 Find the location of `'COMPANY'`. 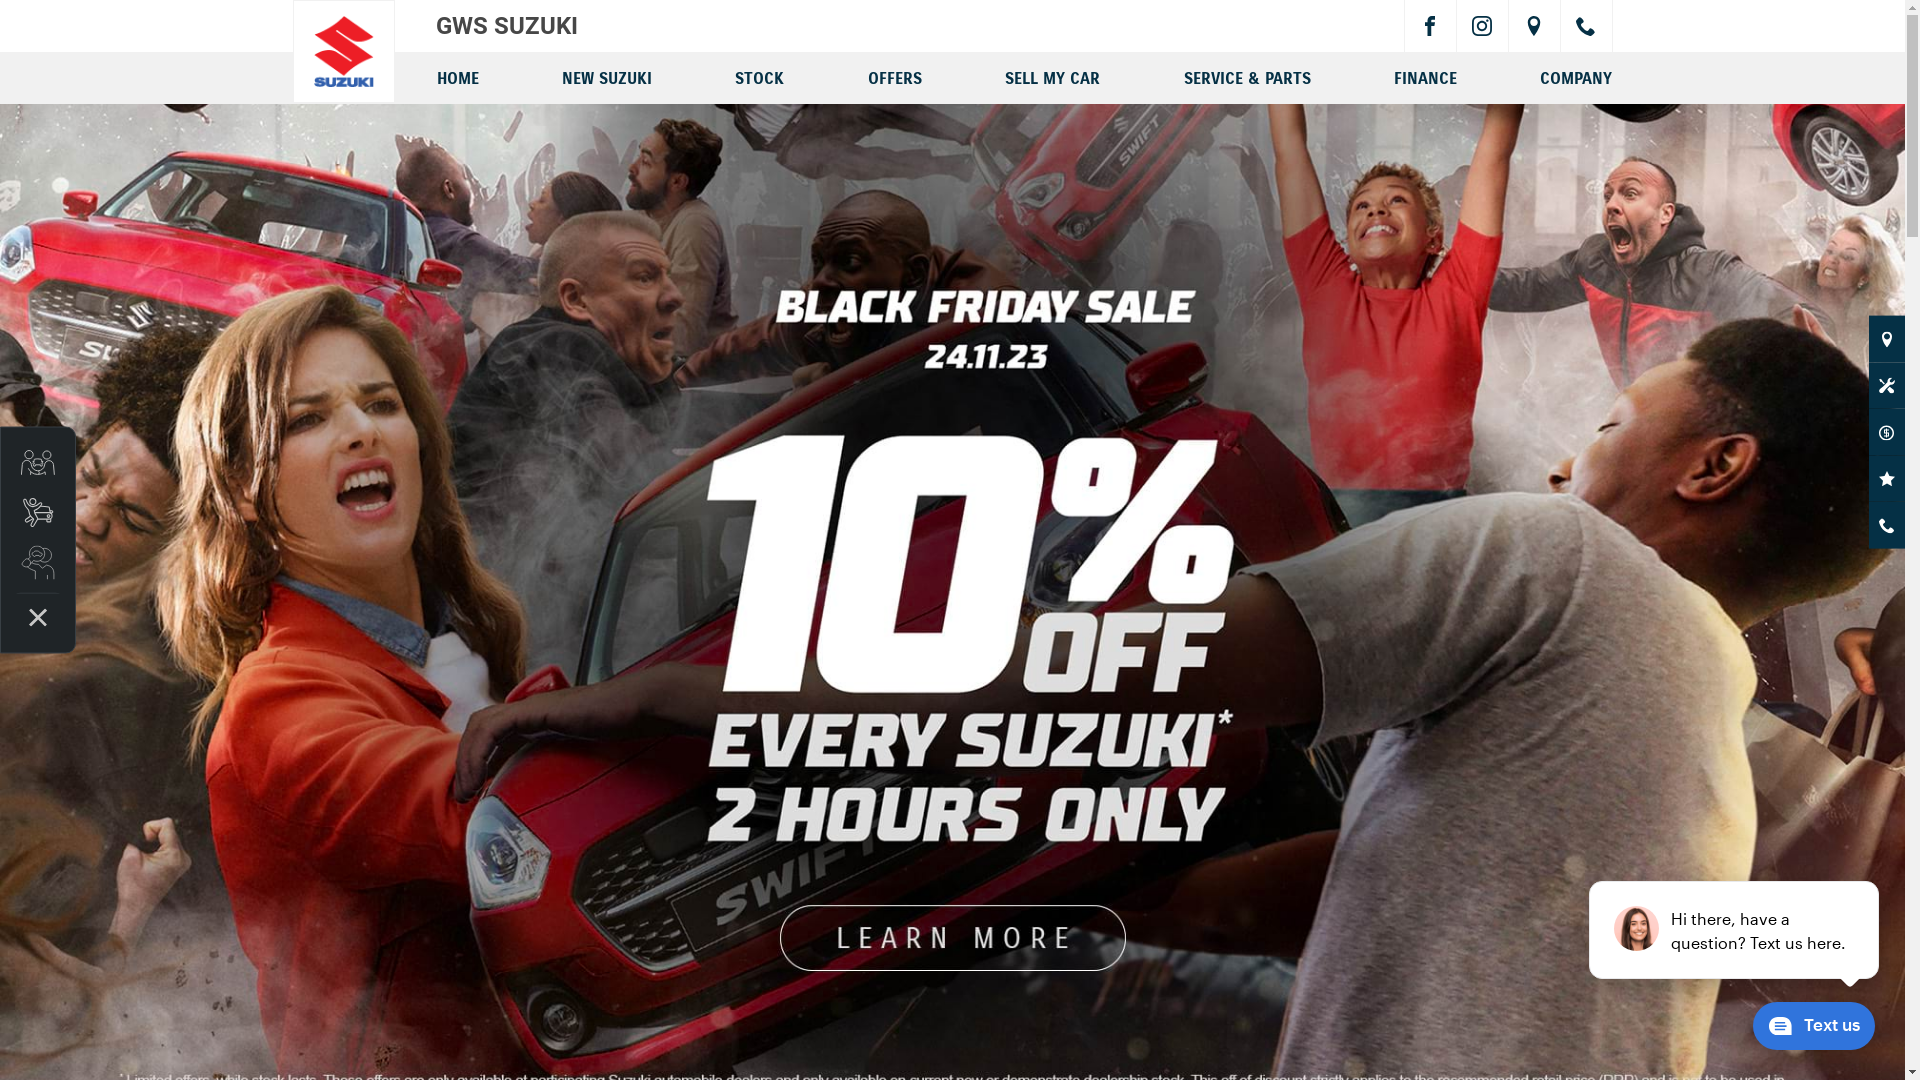

'COMPANY' is located at coordinates (1520, 76).